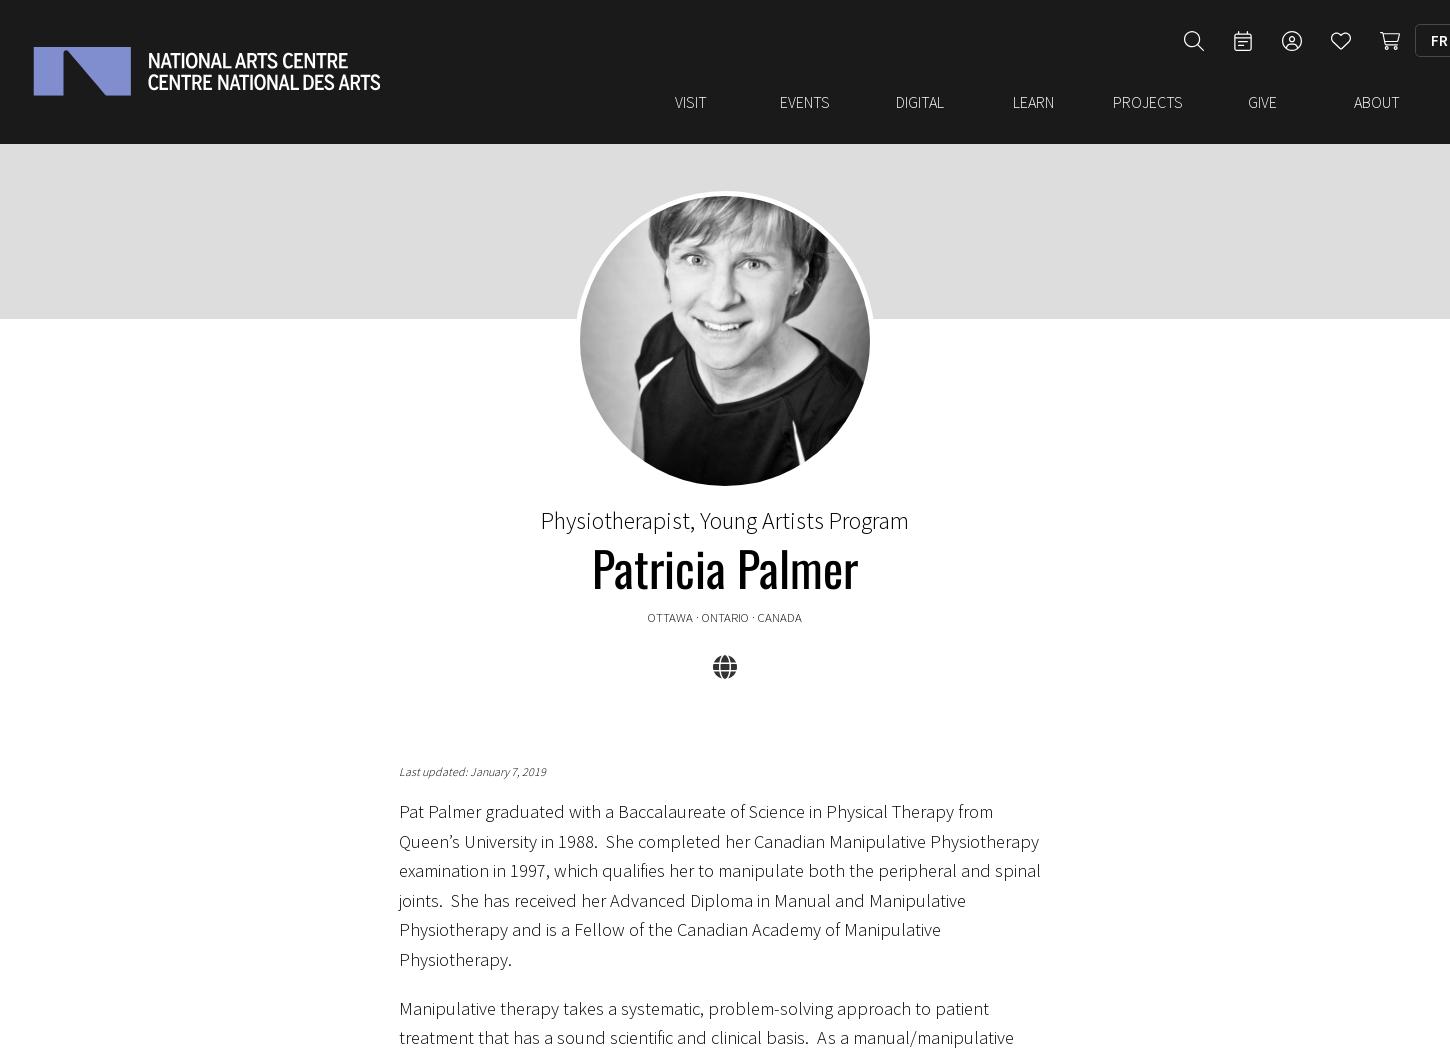  Describe the element at coordinates (1351, 91) in the screenshot. I see `'About'` at that location.